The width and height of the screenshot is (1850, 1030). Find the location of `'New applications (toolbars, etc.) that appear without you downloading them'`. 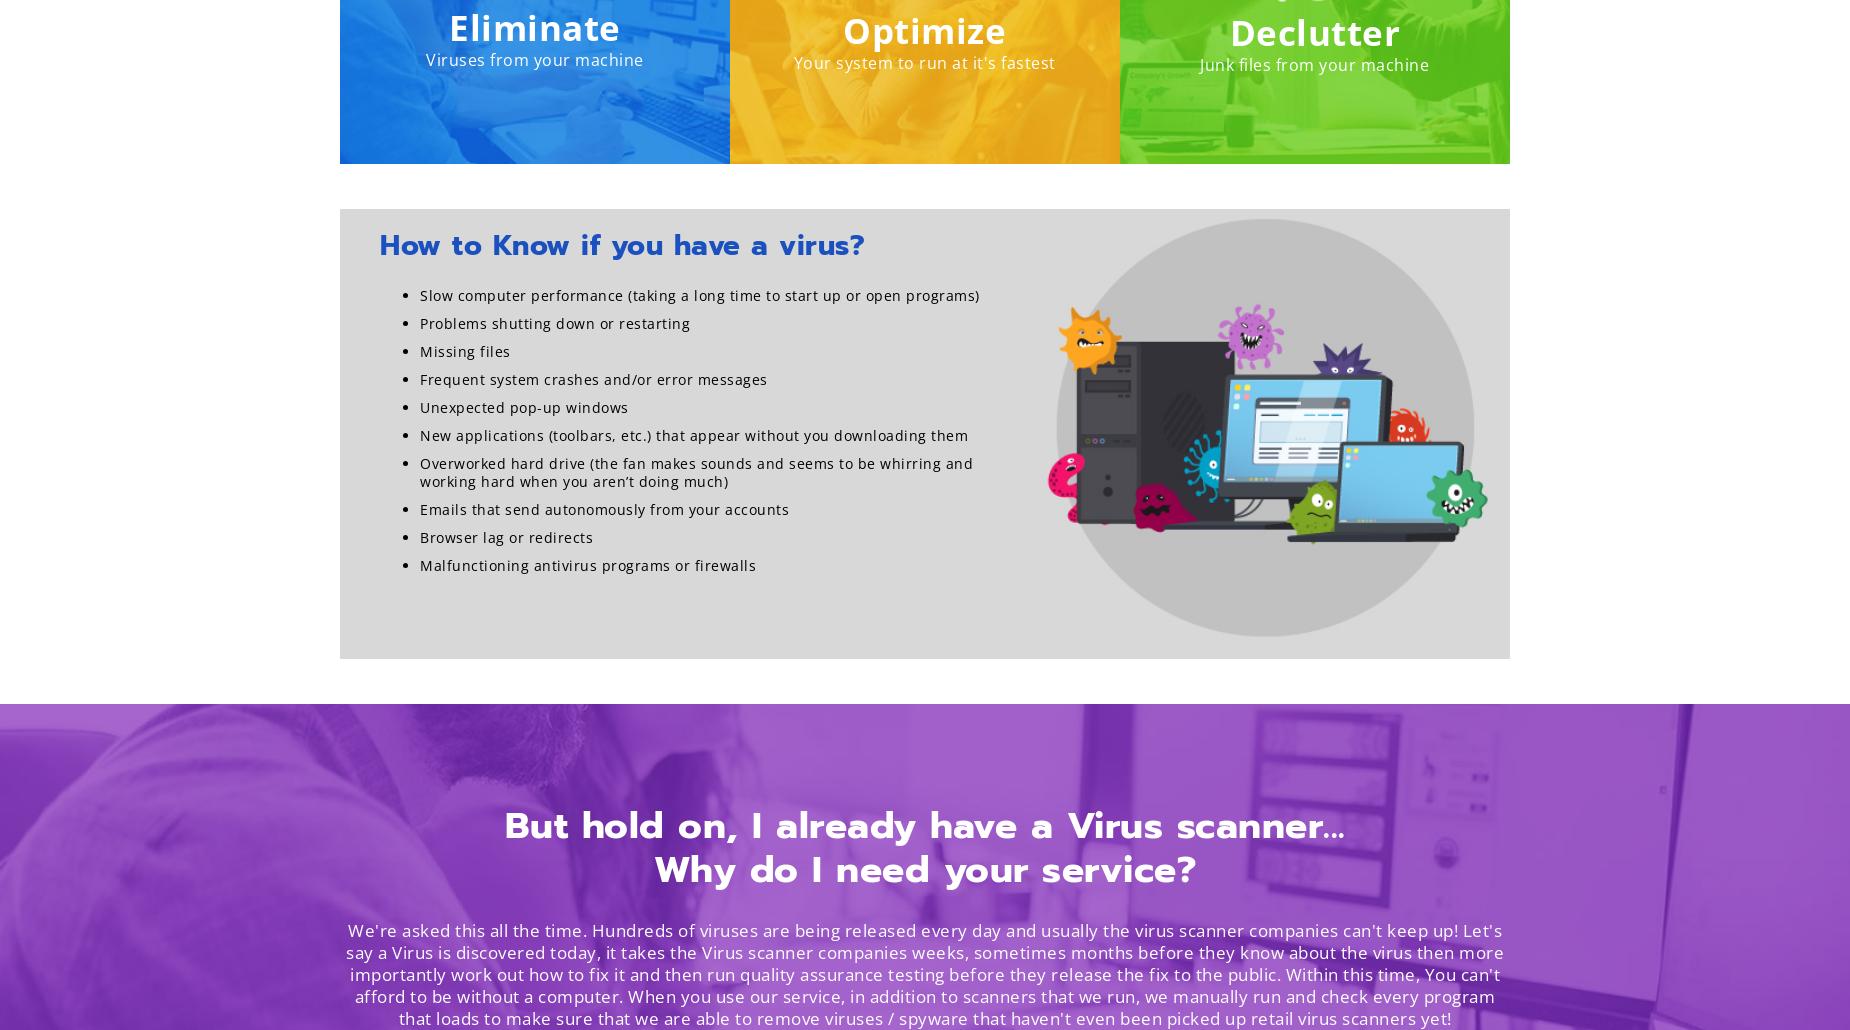

'New applications (toolbars, etc.) that appear without you downloading them' is located at coordinates (693, 434).